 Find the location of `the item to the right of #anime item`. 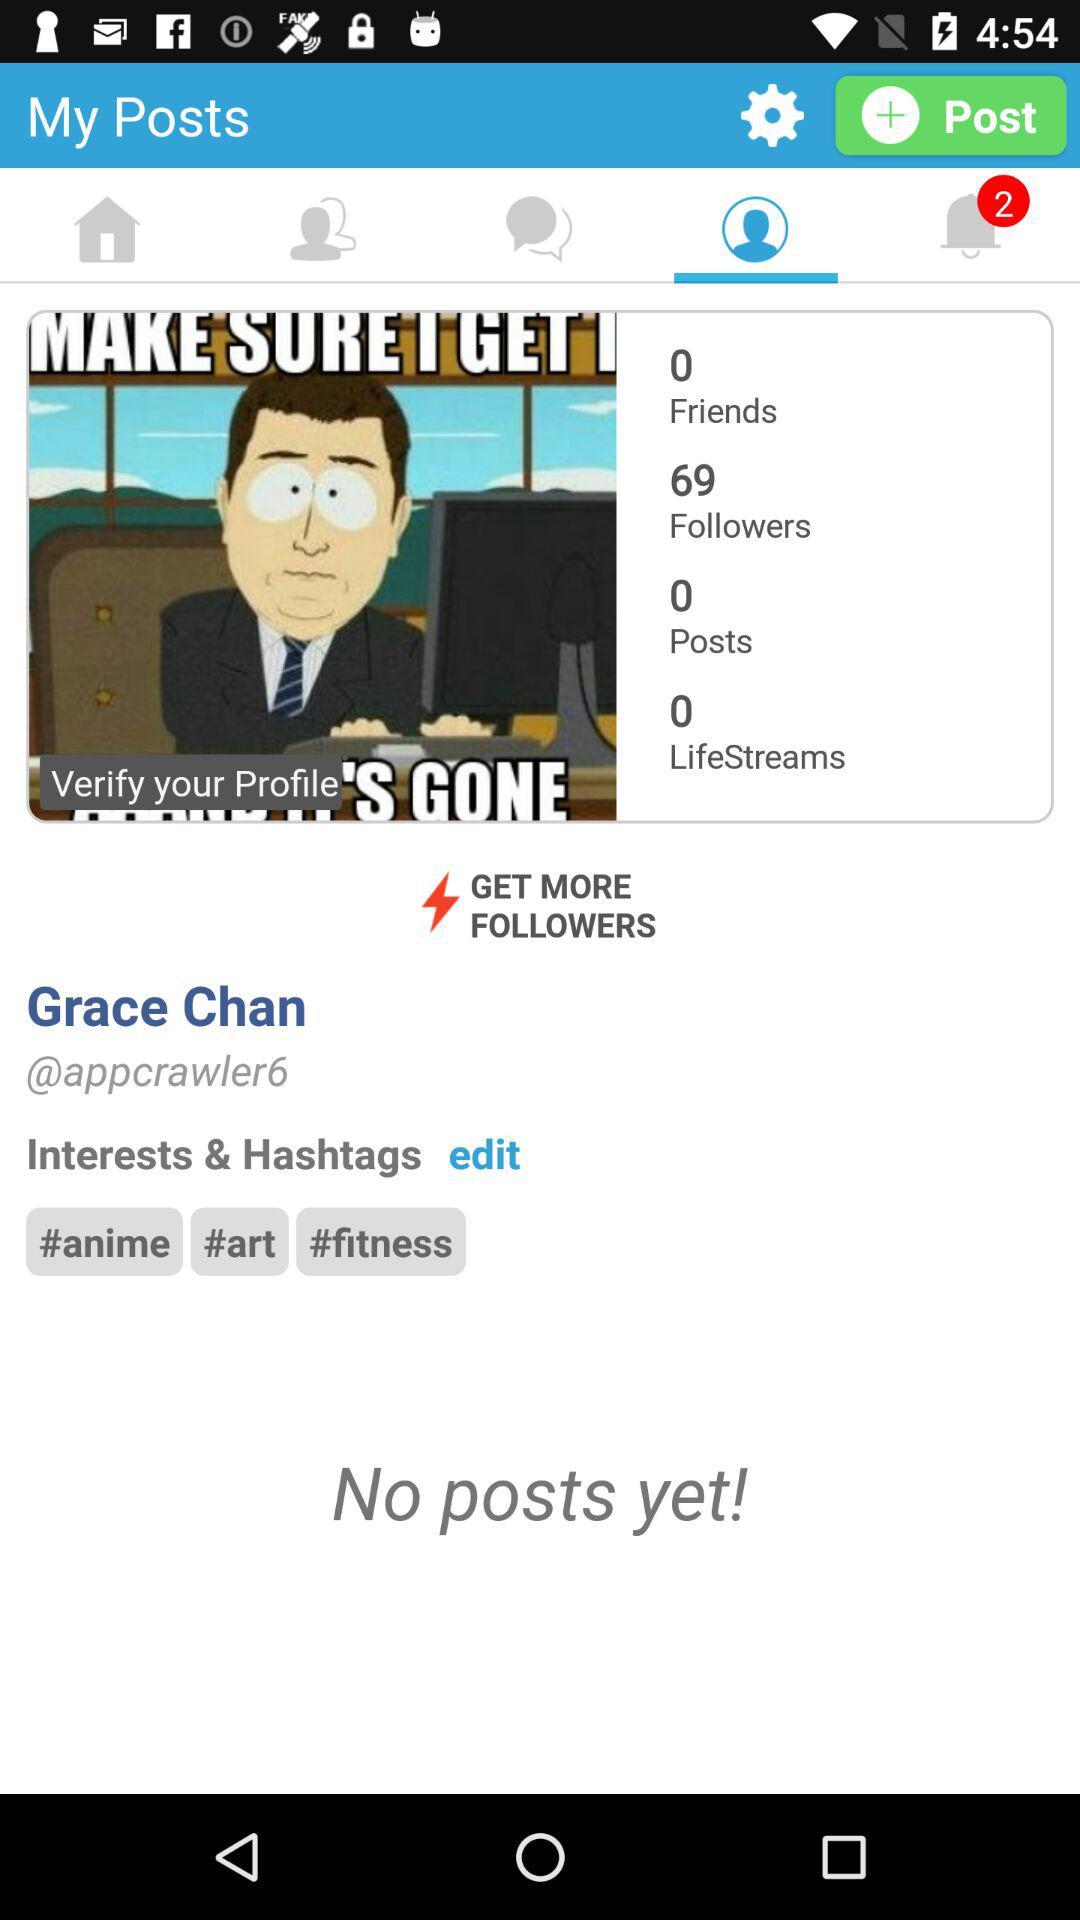

the item to the right of #anime item is located at coordinates (238, 1240).